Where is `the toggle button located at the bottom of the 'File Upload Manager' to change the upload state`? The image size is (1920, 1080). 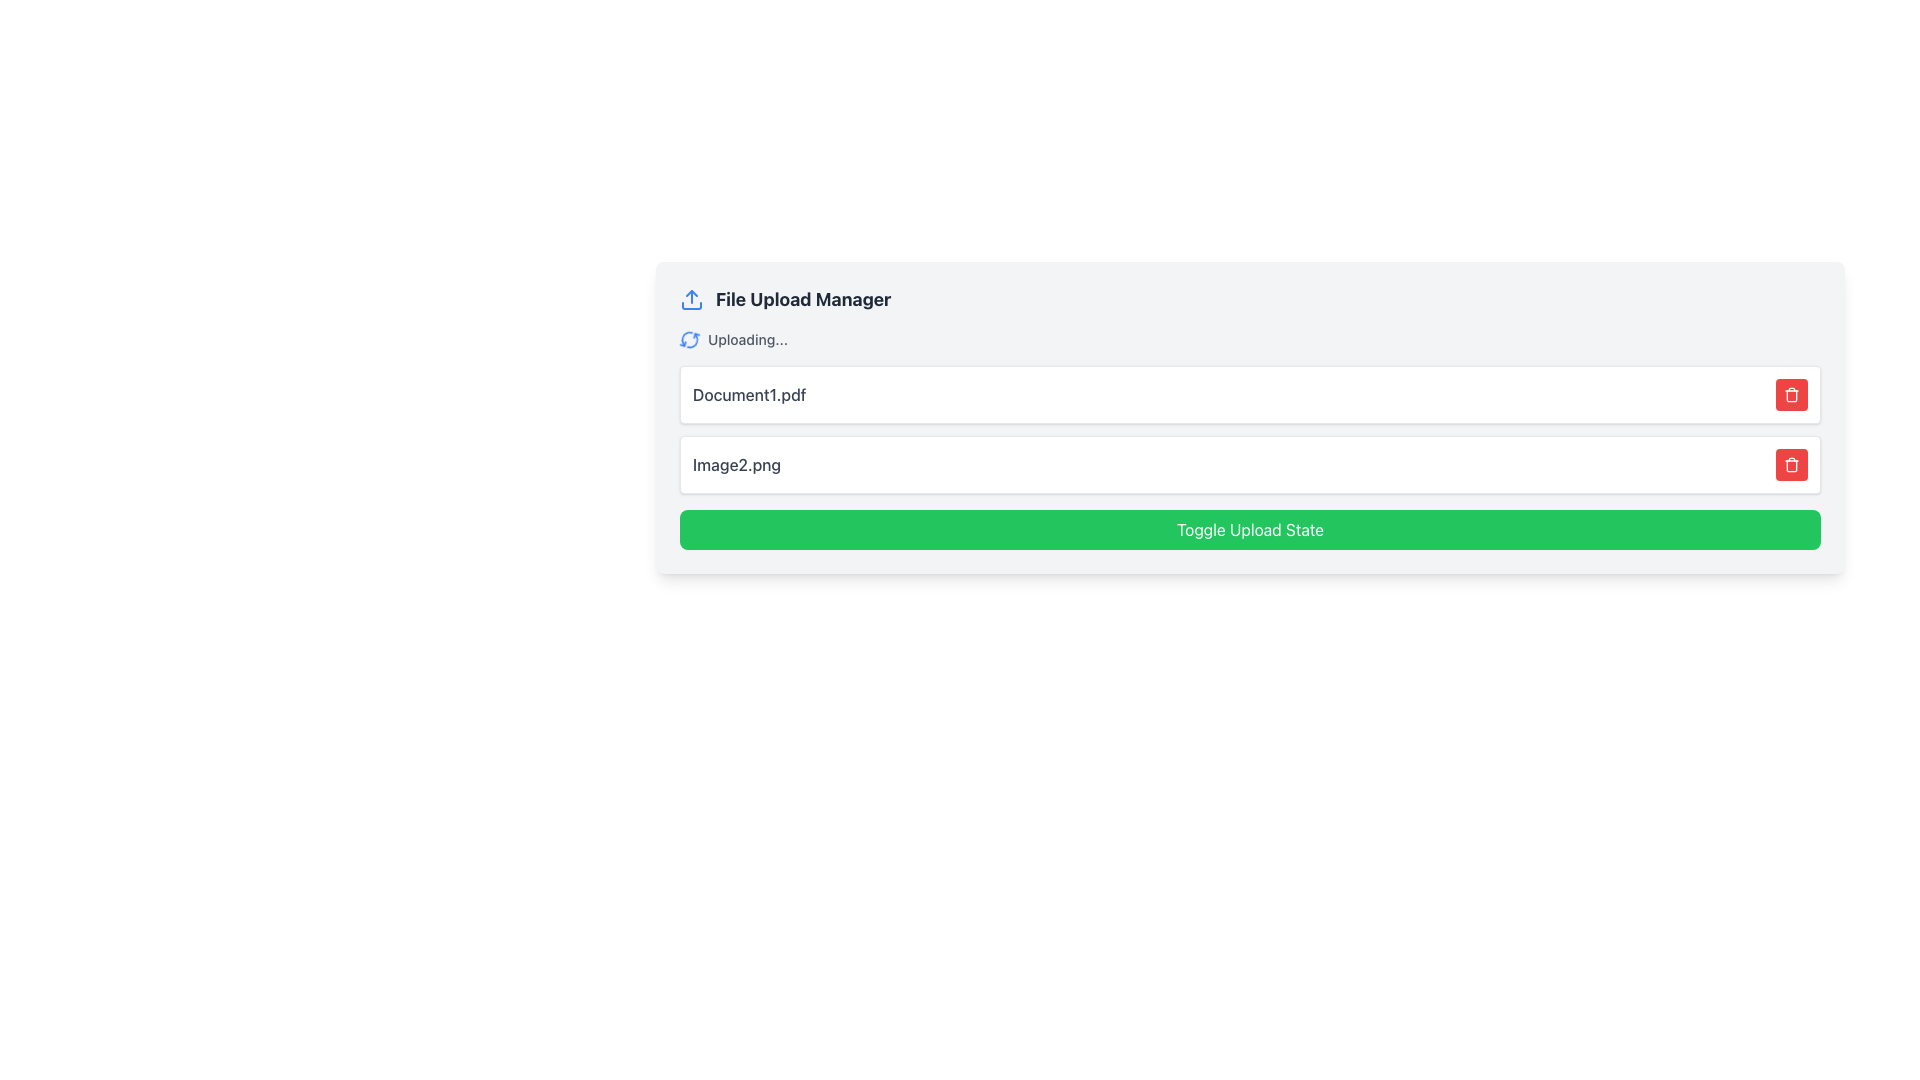
the toggle button located at the bottom of the 'File Upload Manager' to change the upload state is located at coordinates (1249, 528).